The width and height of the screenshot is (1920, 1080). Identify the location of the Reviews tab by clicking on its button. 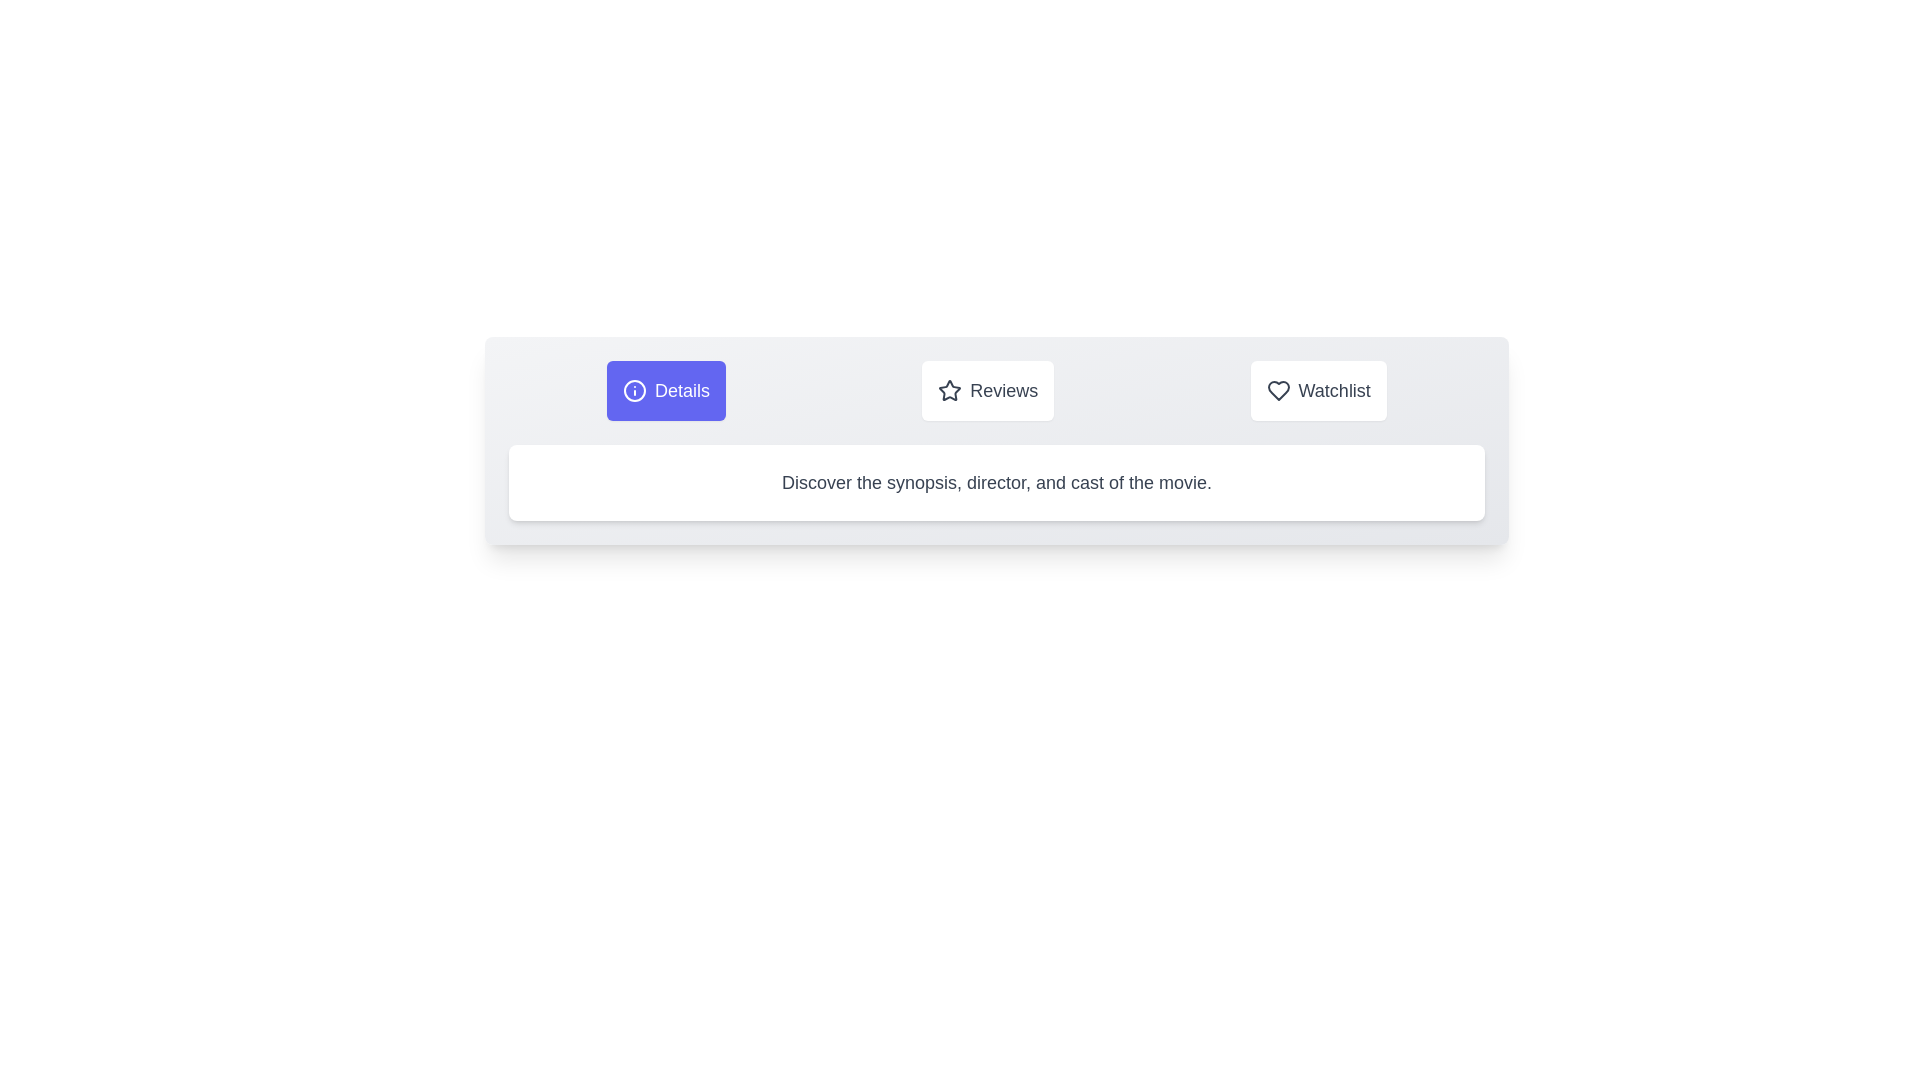
(988, 390).